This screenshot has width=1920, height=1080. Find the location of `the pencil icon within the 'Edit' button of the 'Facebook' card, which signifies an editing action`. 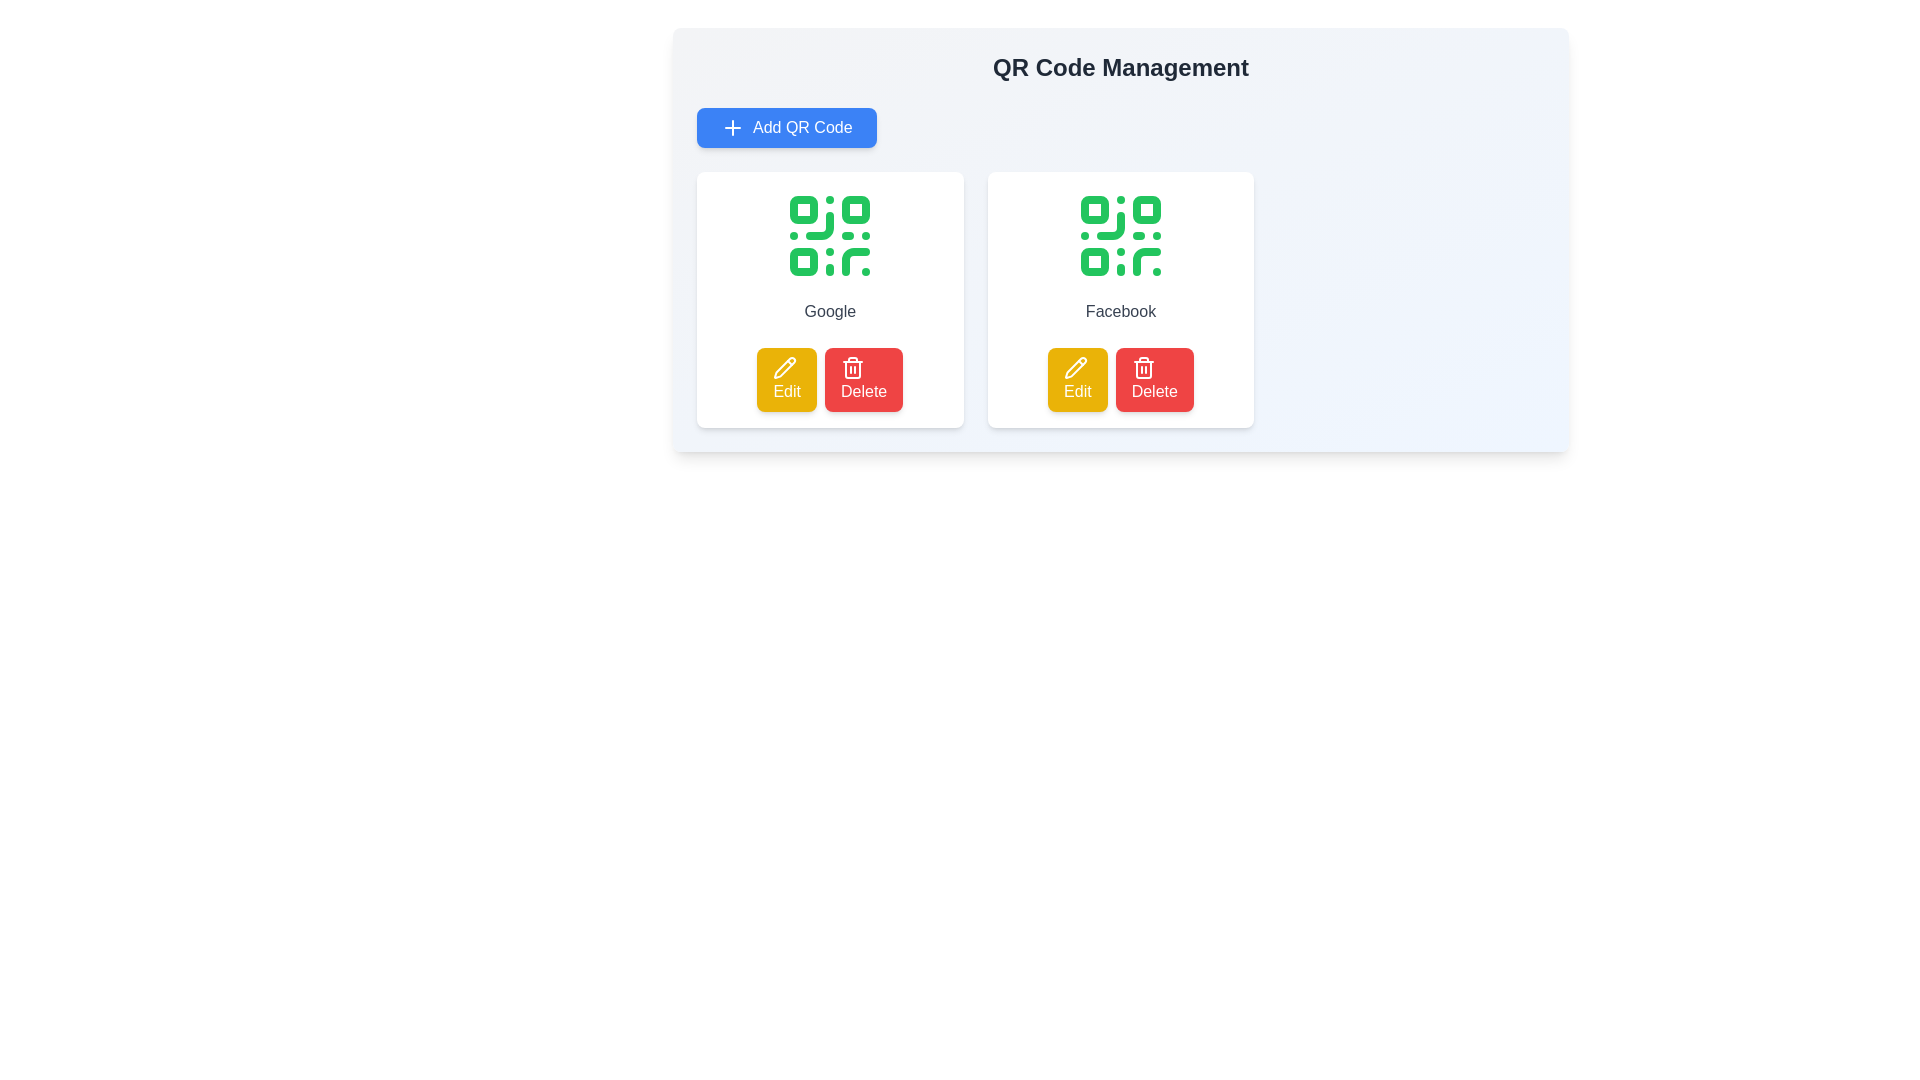

the pencil icon within the 'Edit' button of the 'Facebook' card, which signifies an editing action is located at coordinates (1075, 367).